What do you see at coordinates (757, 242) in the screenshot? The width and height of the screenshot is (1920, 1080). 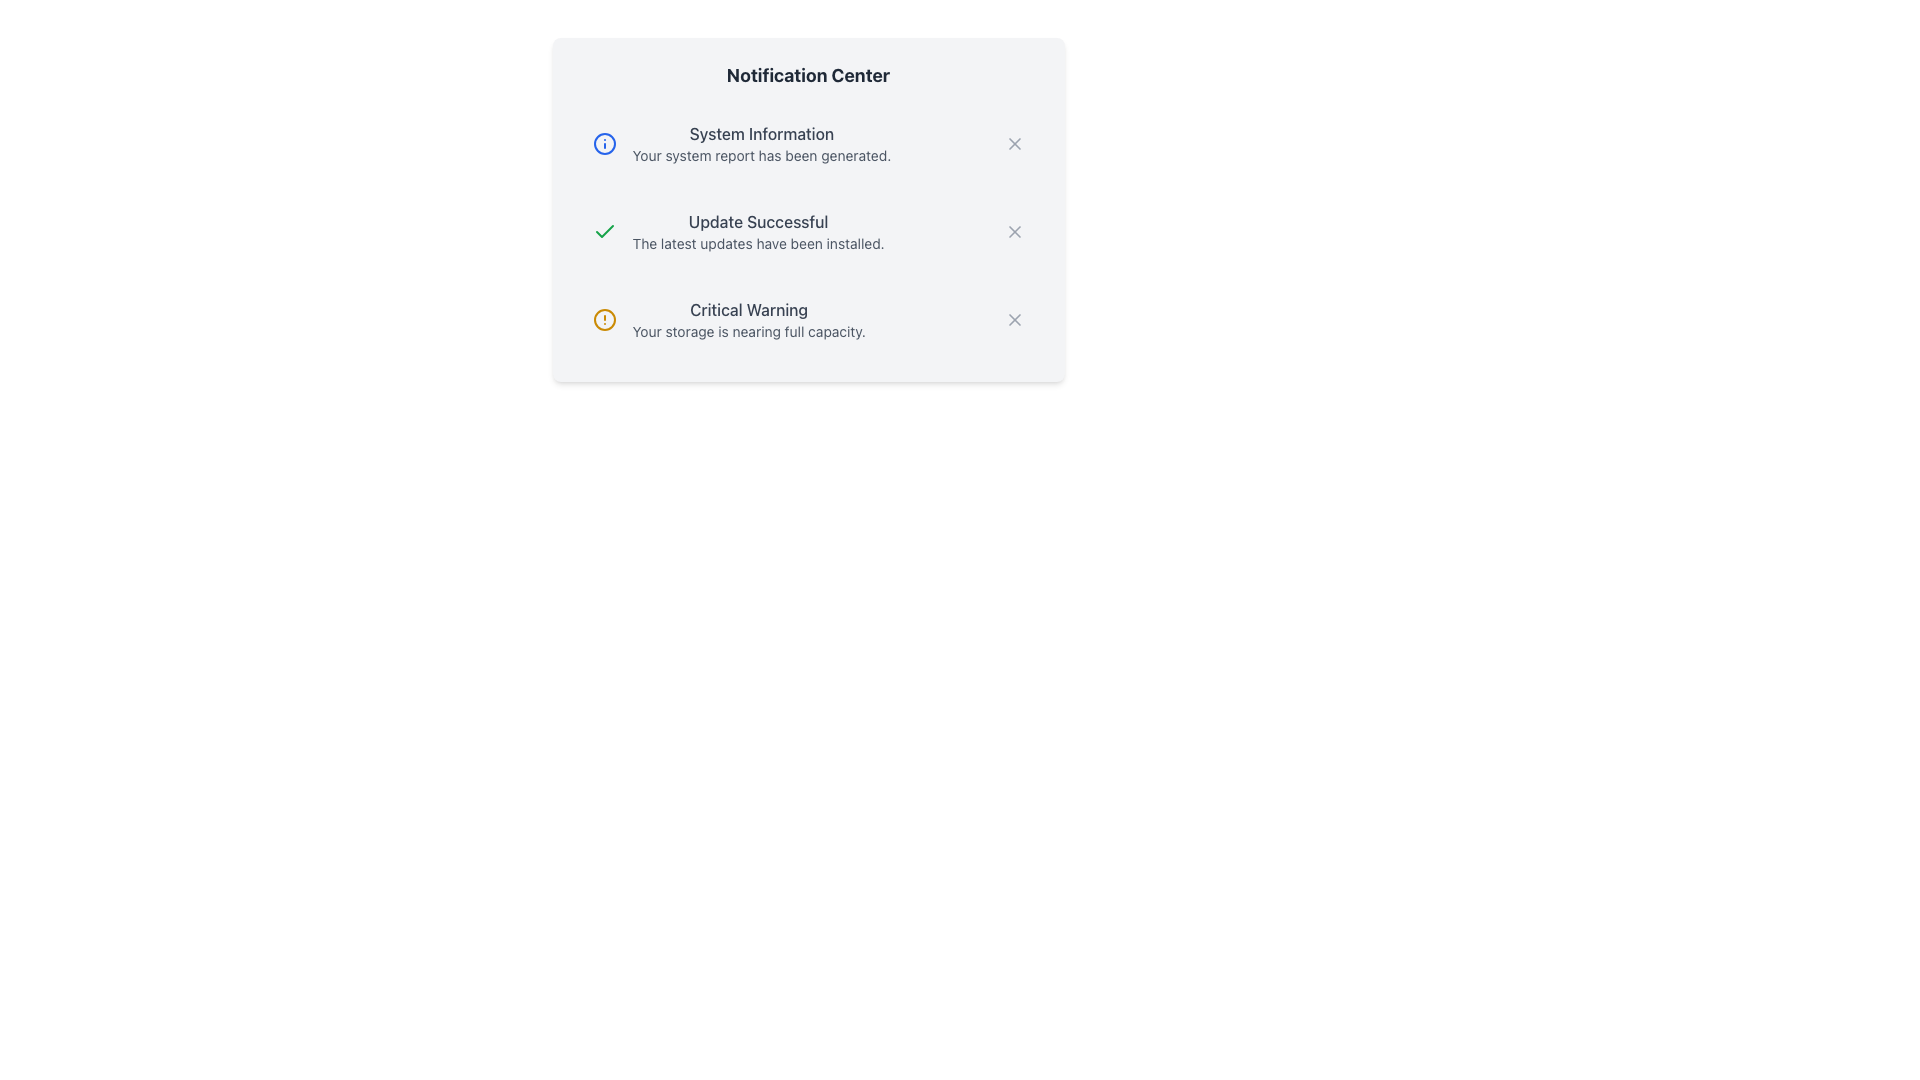 I see `the text label displaying 'The latest updates have been installed.' which is styled in gray and located directly below 'Update Successful'` at bounding box center [757, 242].